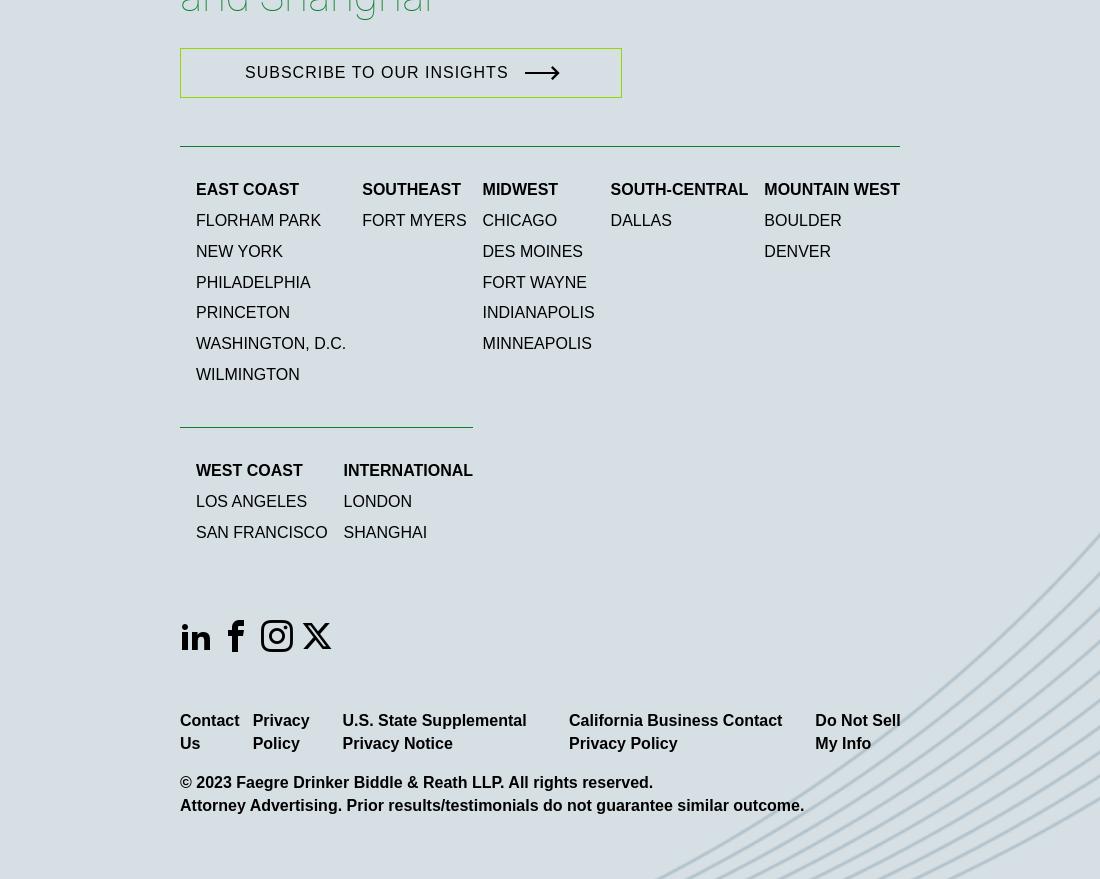 This screenshot has height=879, width=1100. I want to click on 'East Coast', so click(247, 188).